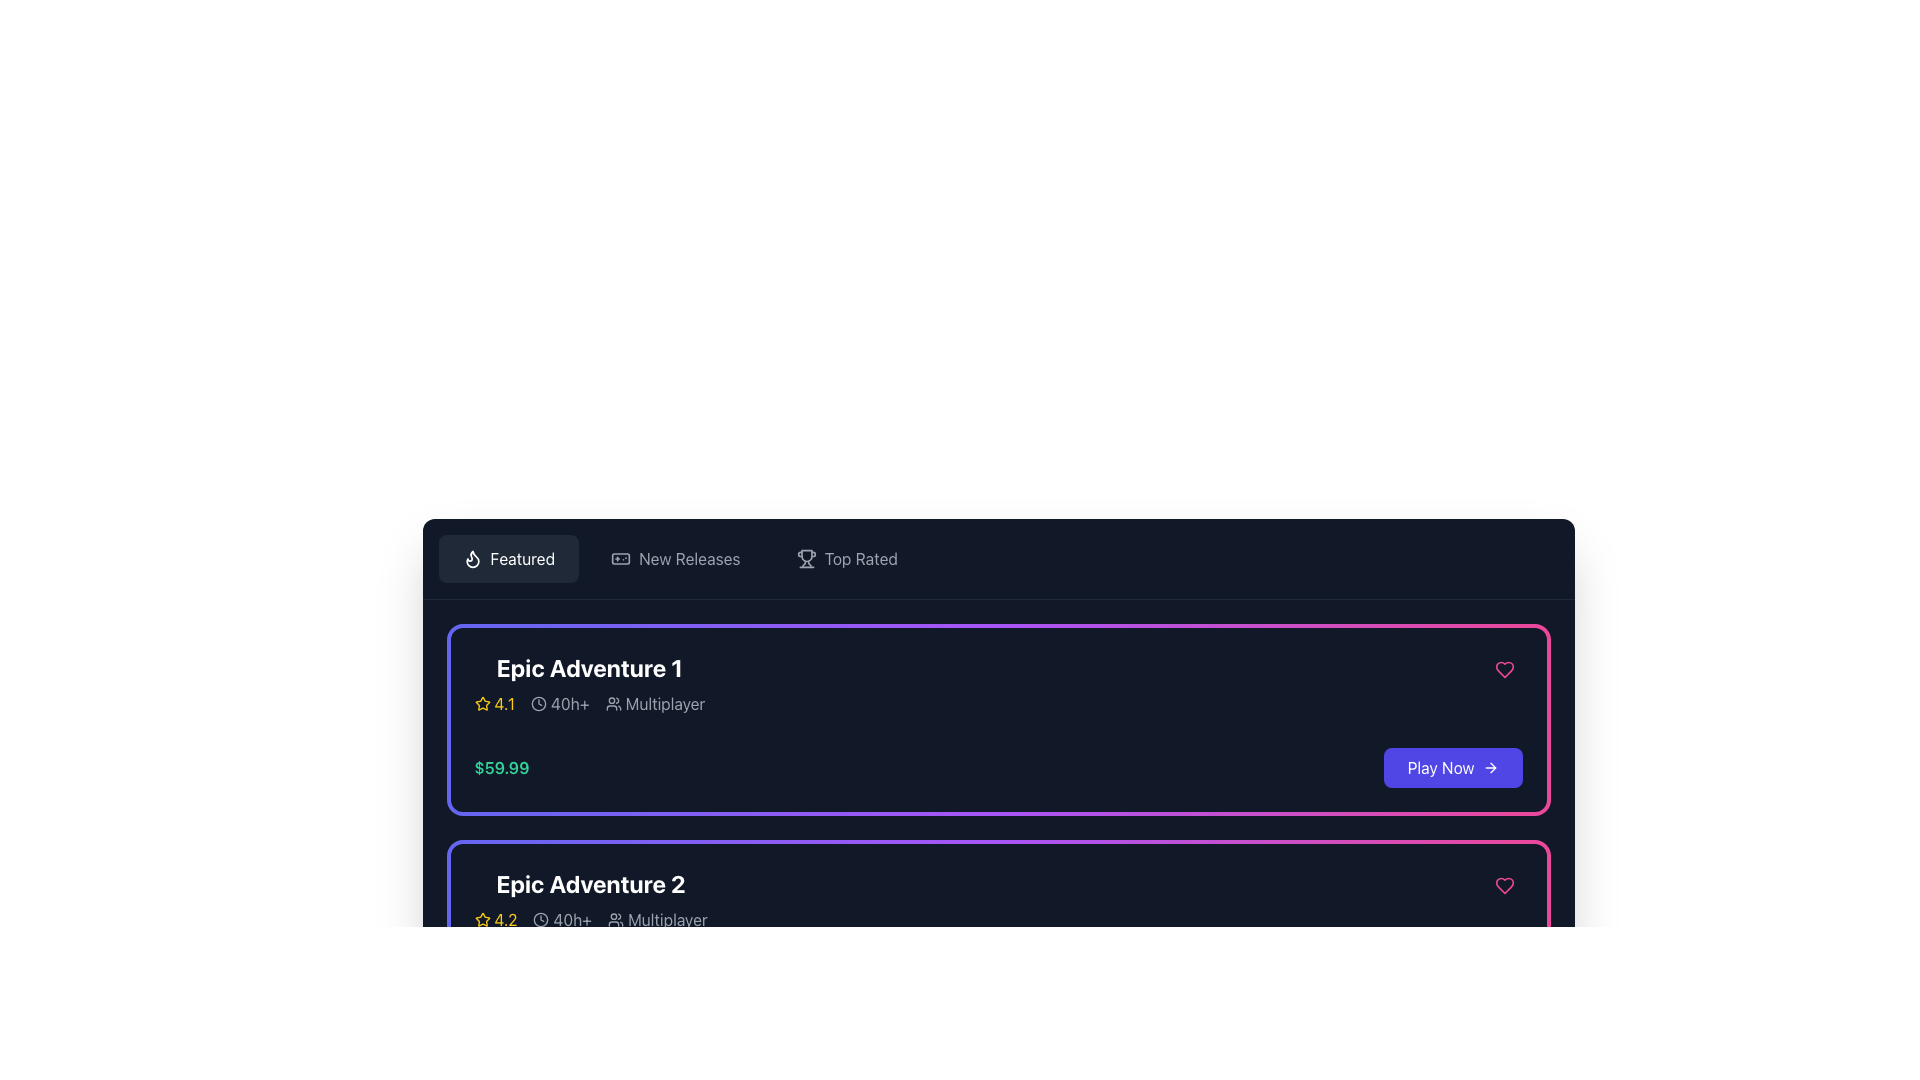 The height and width of the screenshot is (1080, 1920). What do you see at coordinates (847, 559) in the screenshot?
I see `the 'Top Rated' interactive button in the navigation bar to make it active` at bounding box center [847, 559].